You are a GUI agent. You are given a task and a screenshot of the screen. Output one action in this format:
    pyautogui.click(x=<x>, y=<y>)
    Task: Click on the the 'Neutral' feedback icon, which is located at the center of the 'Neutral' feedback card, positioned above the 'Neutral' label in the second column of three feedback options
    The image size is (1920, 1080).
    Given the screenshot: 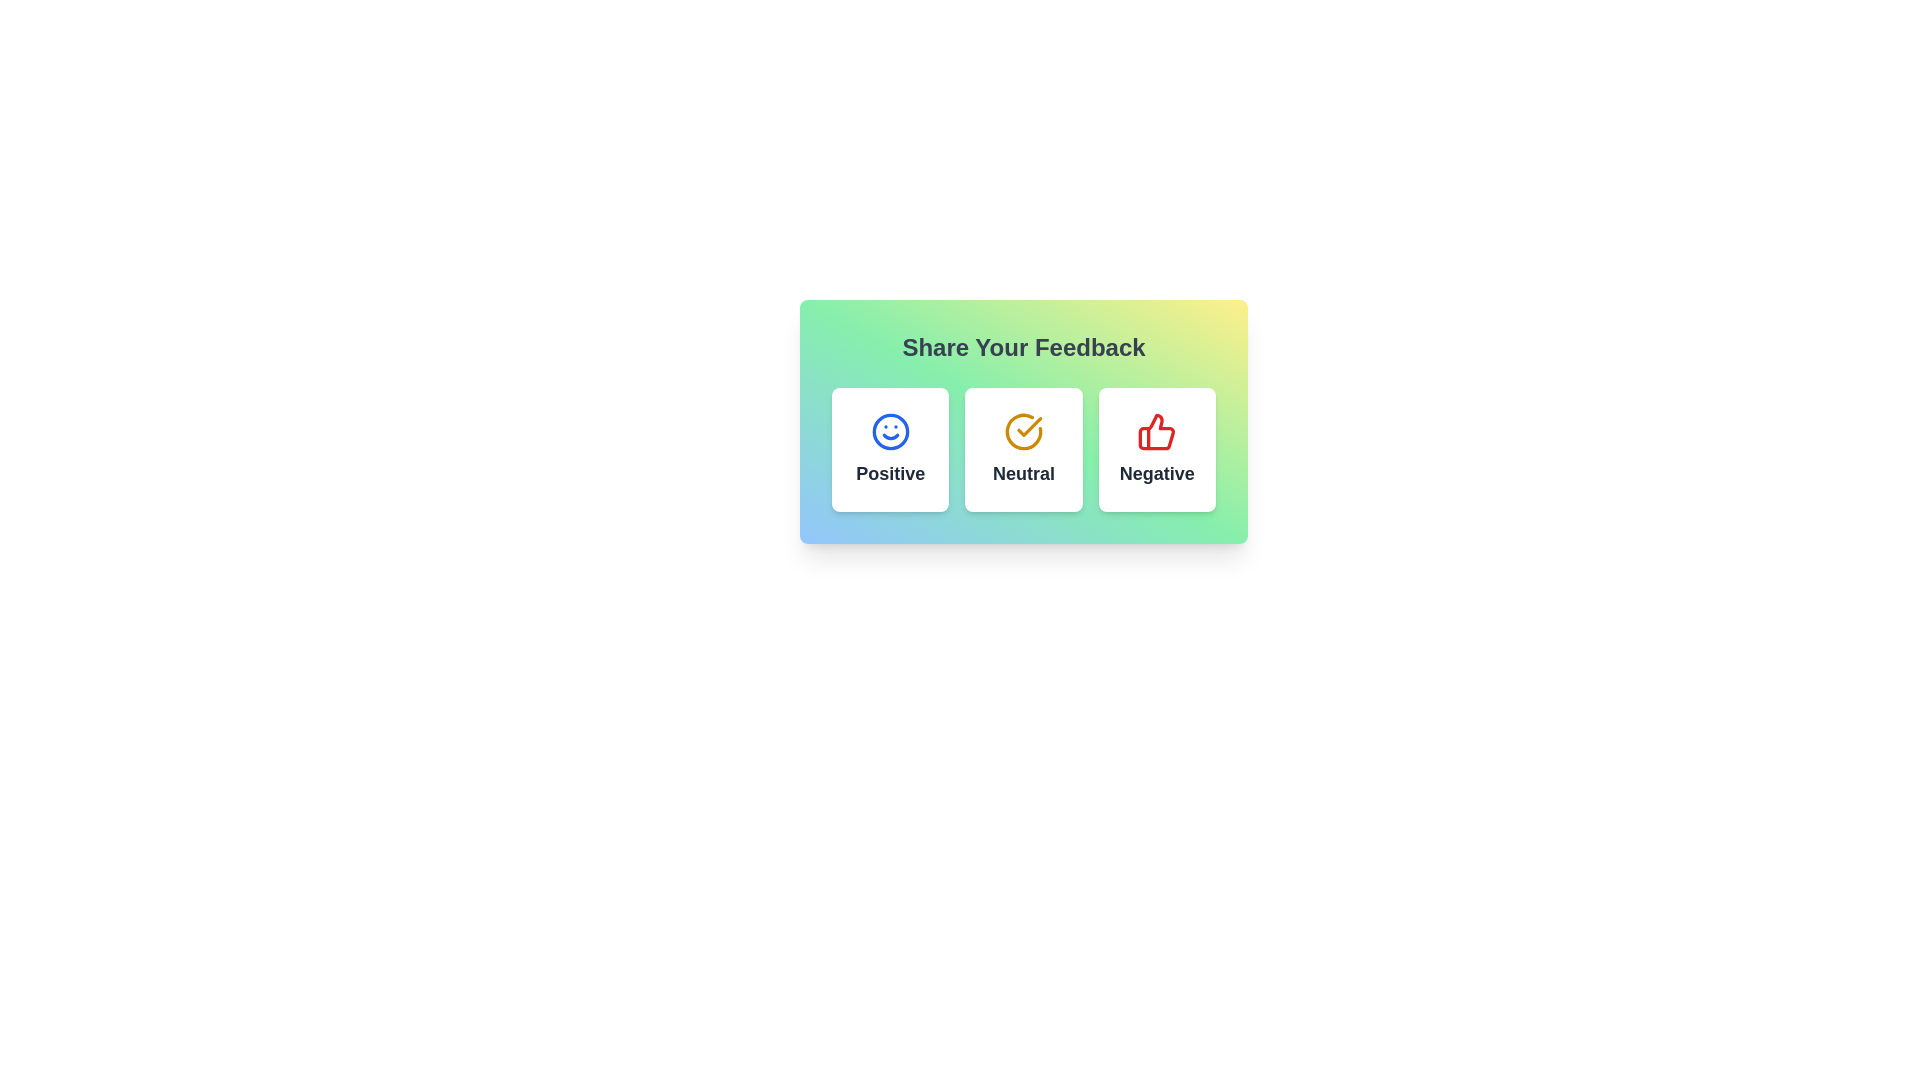 What is the action you would take?
    pyautogui.click(x=1023, y=431)
    